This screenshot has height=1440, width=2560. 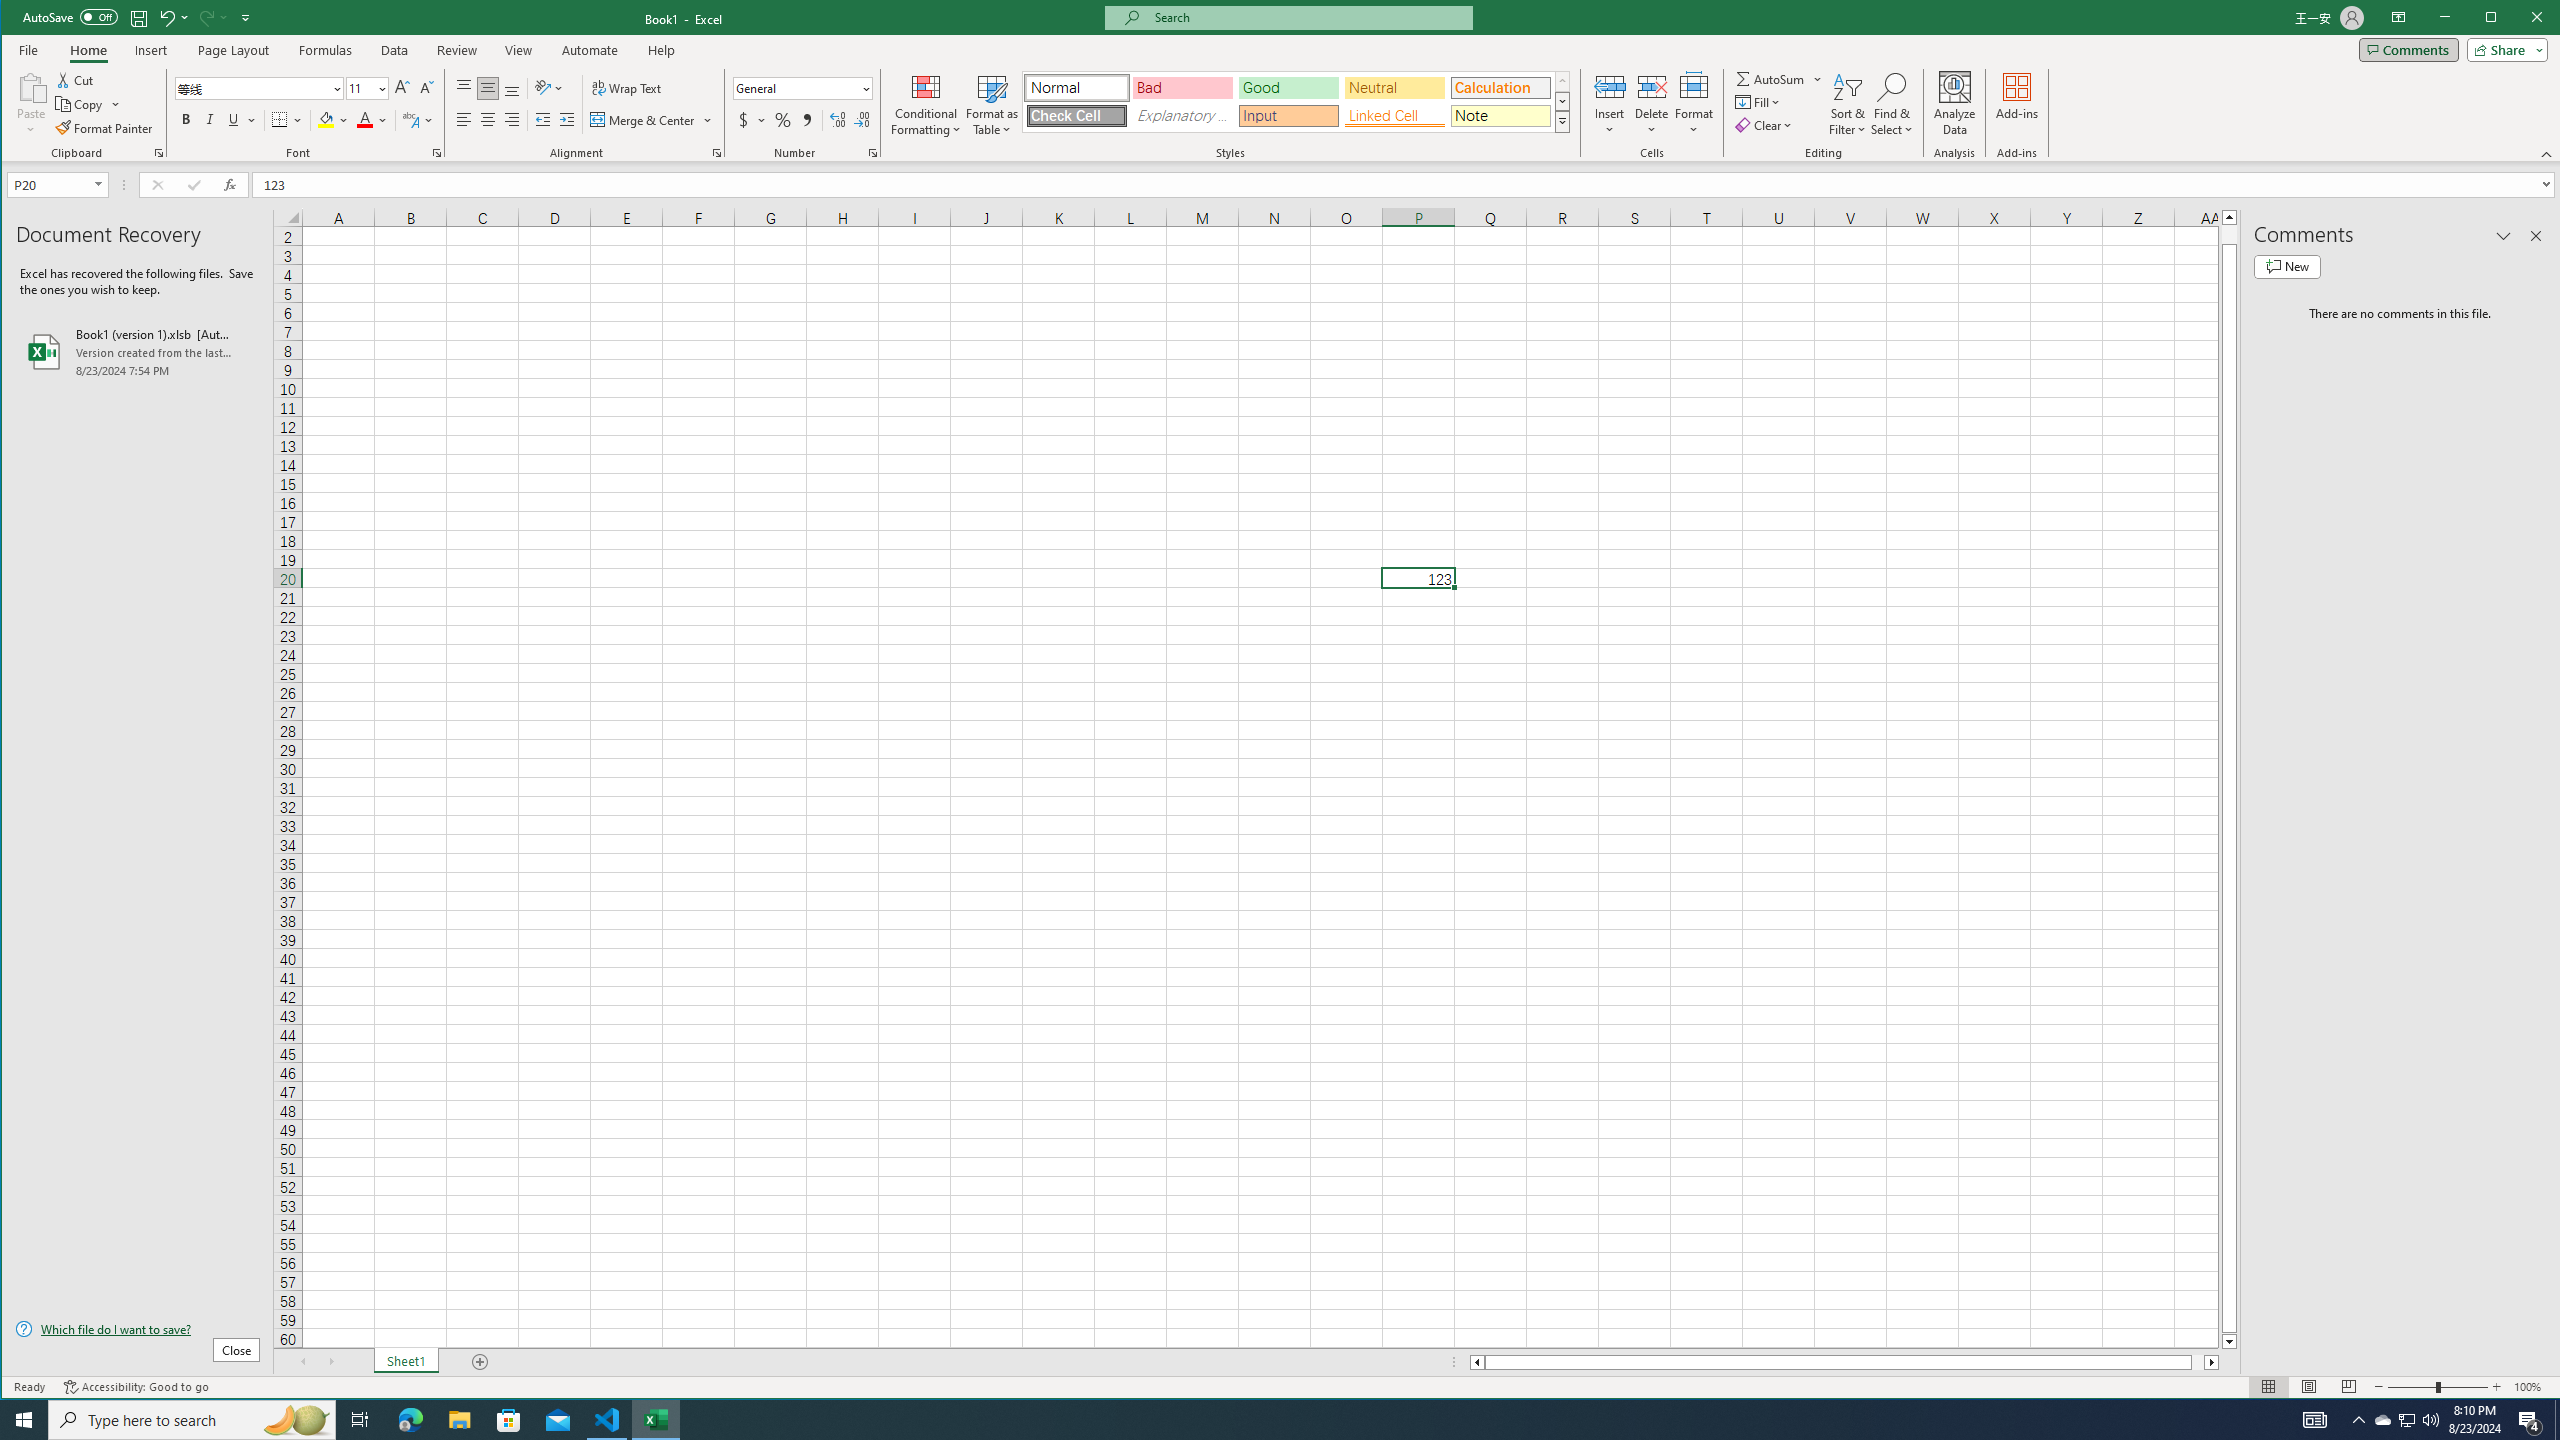 I want to click on 'Wrap Text', so click(x=627, y=87).